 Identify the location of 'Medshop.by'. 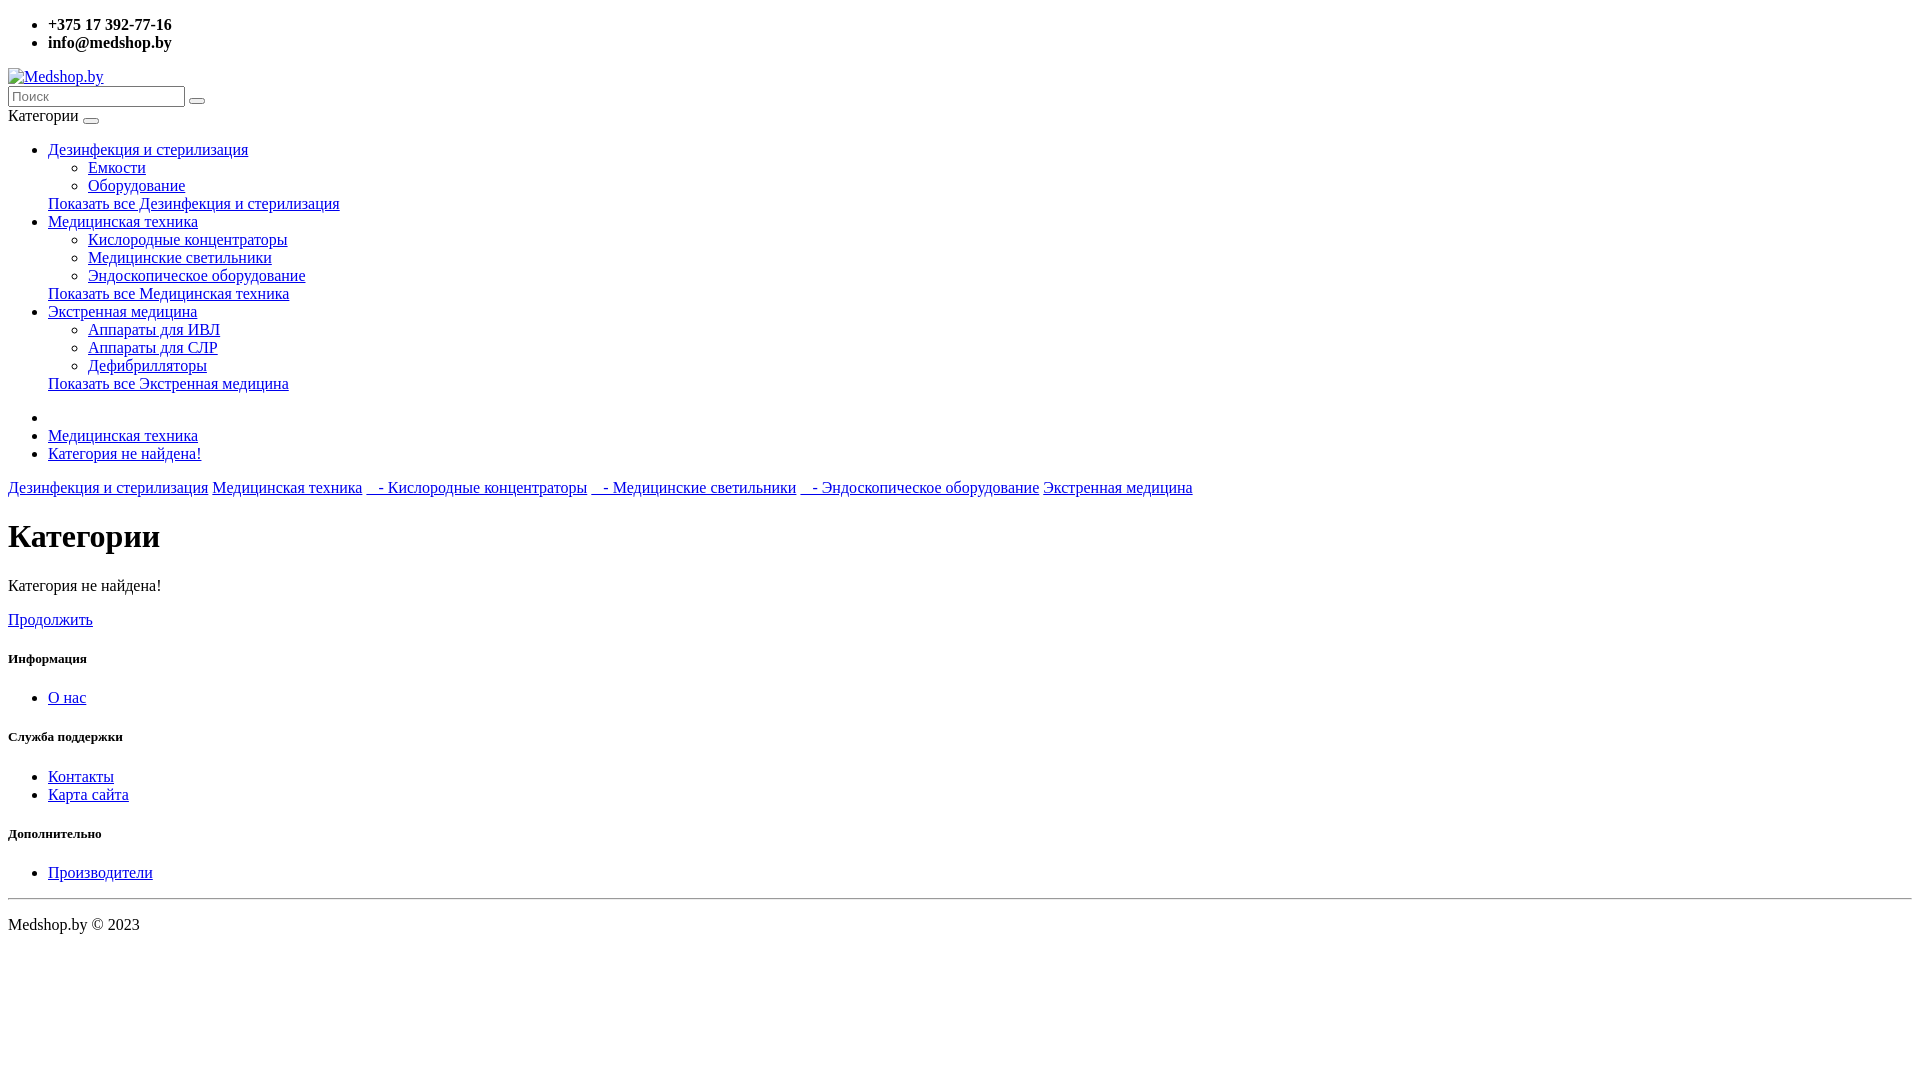
(56, 76).